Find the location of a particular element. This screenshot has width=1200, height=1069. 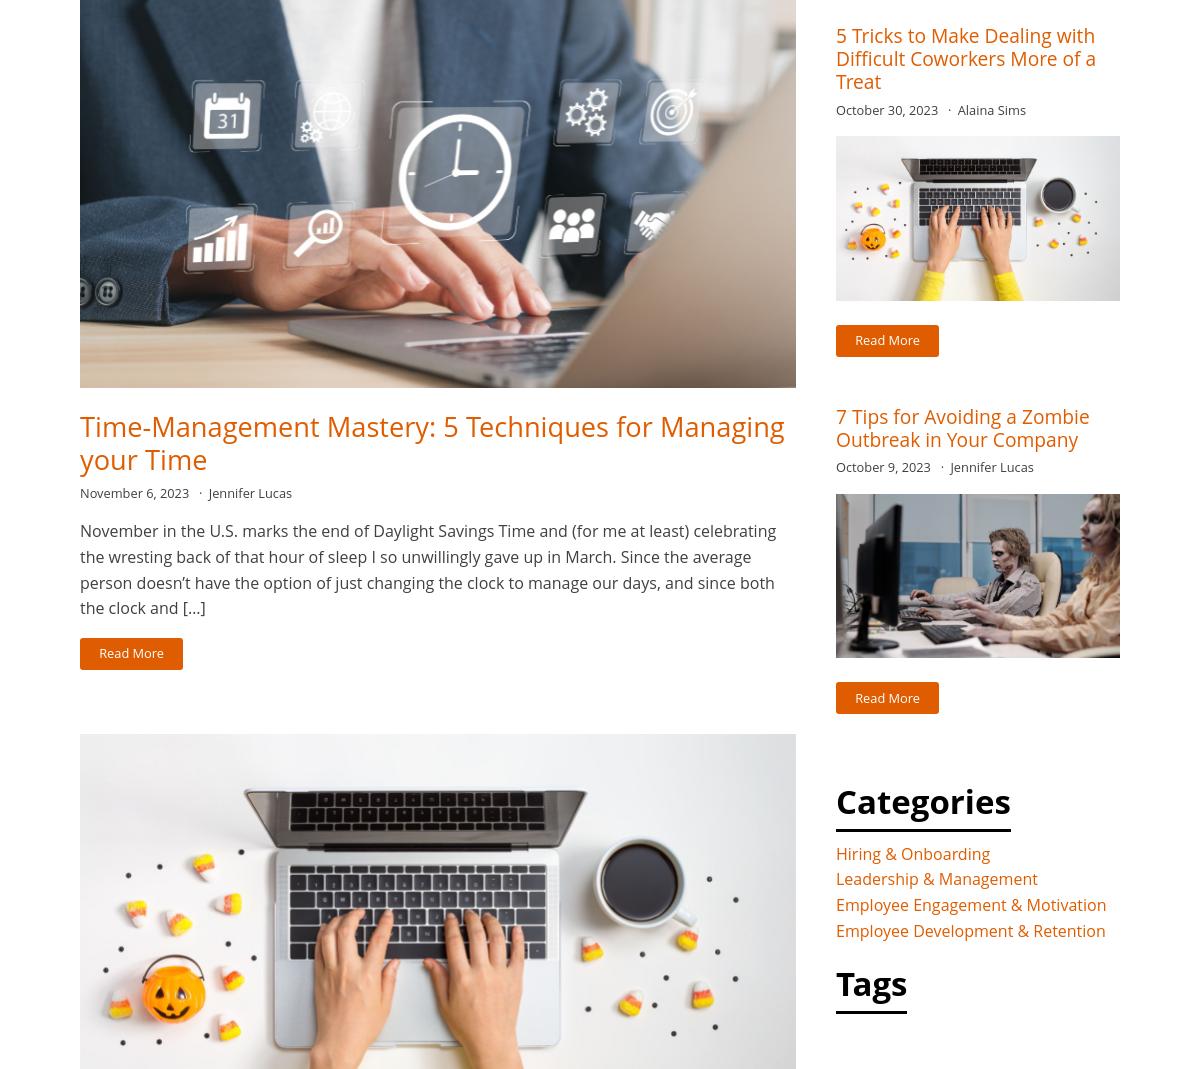

'Time-Management Mastery: 5 Techniques for Managing your Time' is located at coordinates (432, 441).